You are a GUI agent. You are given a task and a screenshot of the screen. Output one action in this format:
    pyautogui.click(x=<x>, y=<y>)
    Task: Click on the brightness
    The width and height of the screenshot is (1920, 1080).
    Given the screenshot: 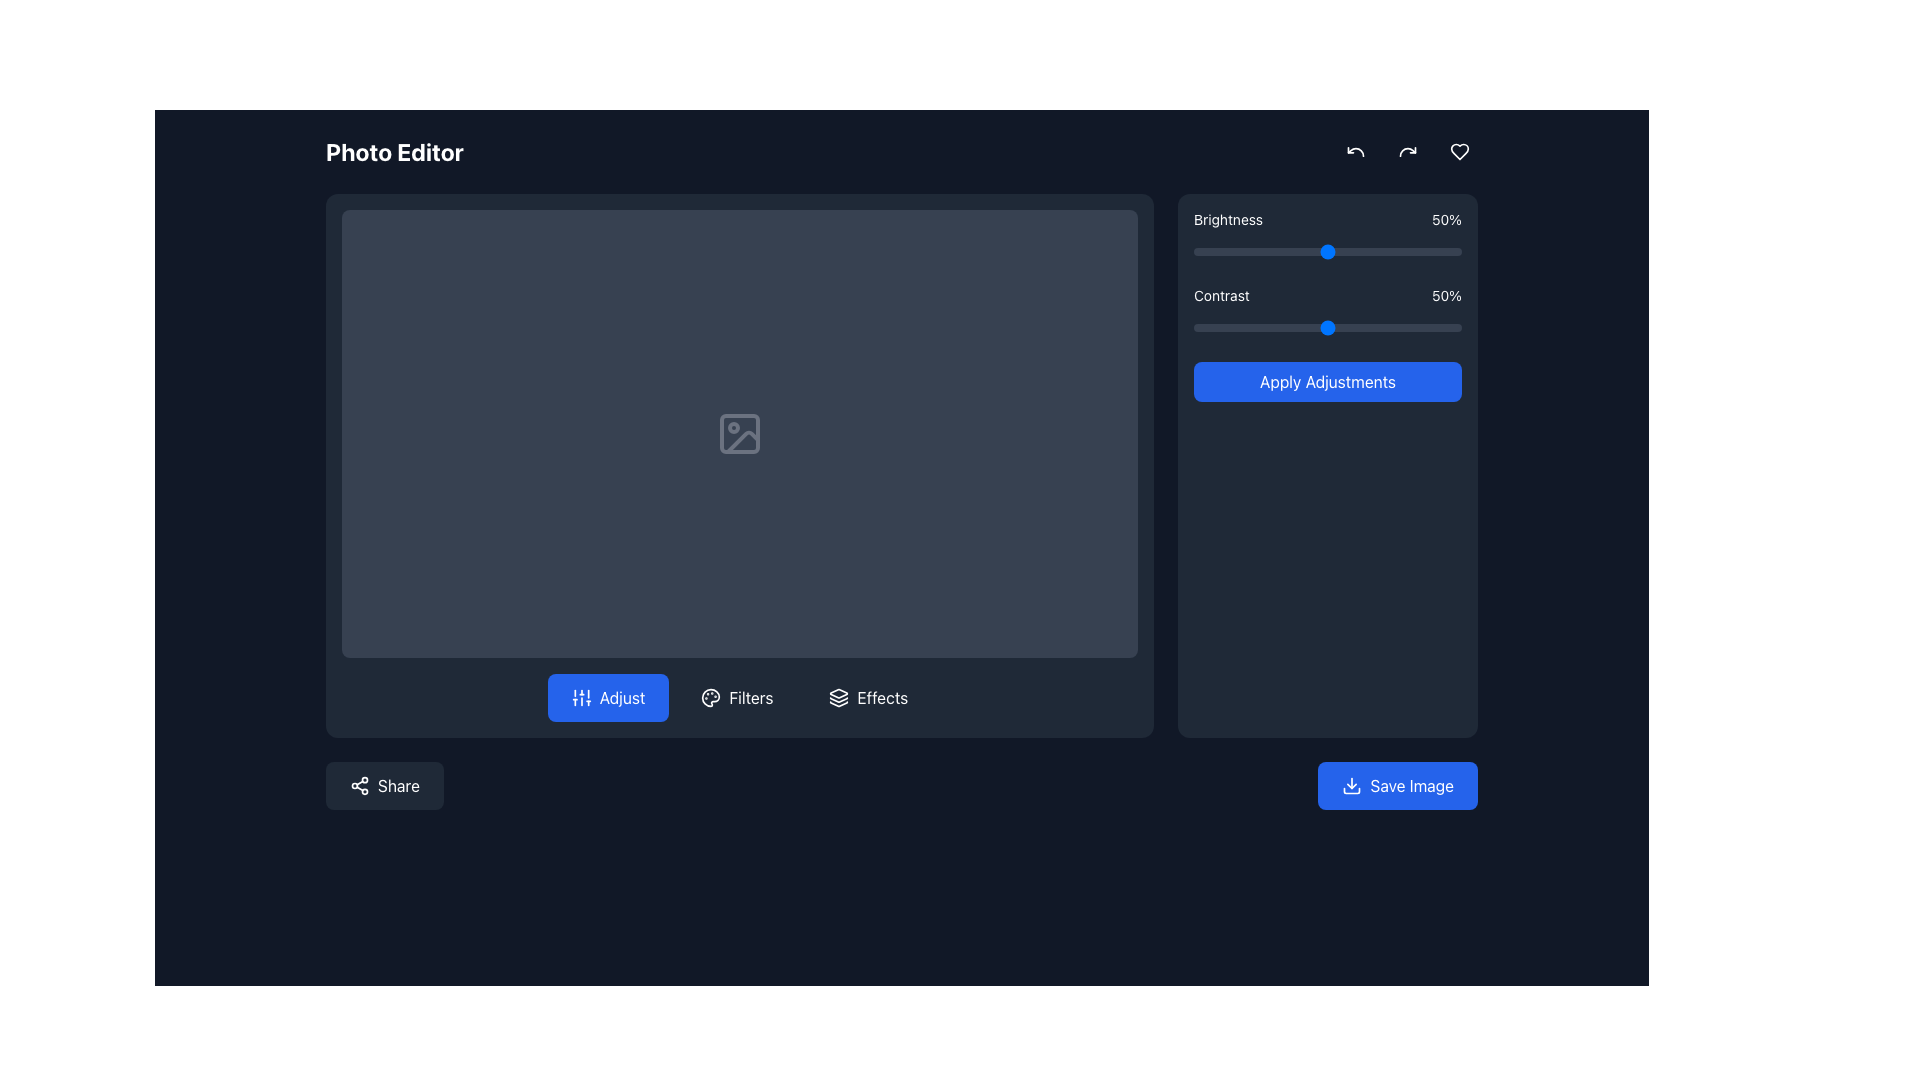 What is the action you would take?
    pyautogui.click(x=1404, y=250)
    